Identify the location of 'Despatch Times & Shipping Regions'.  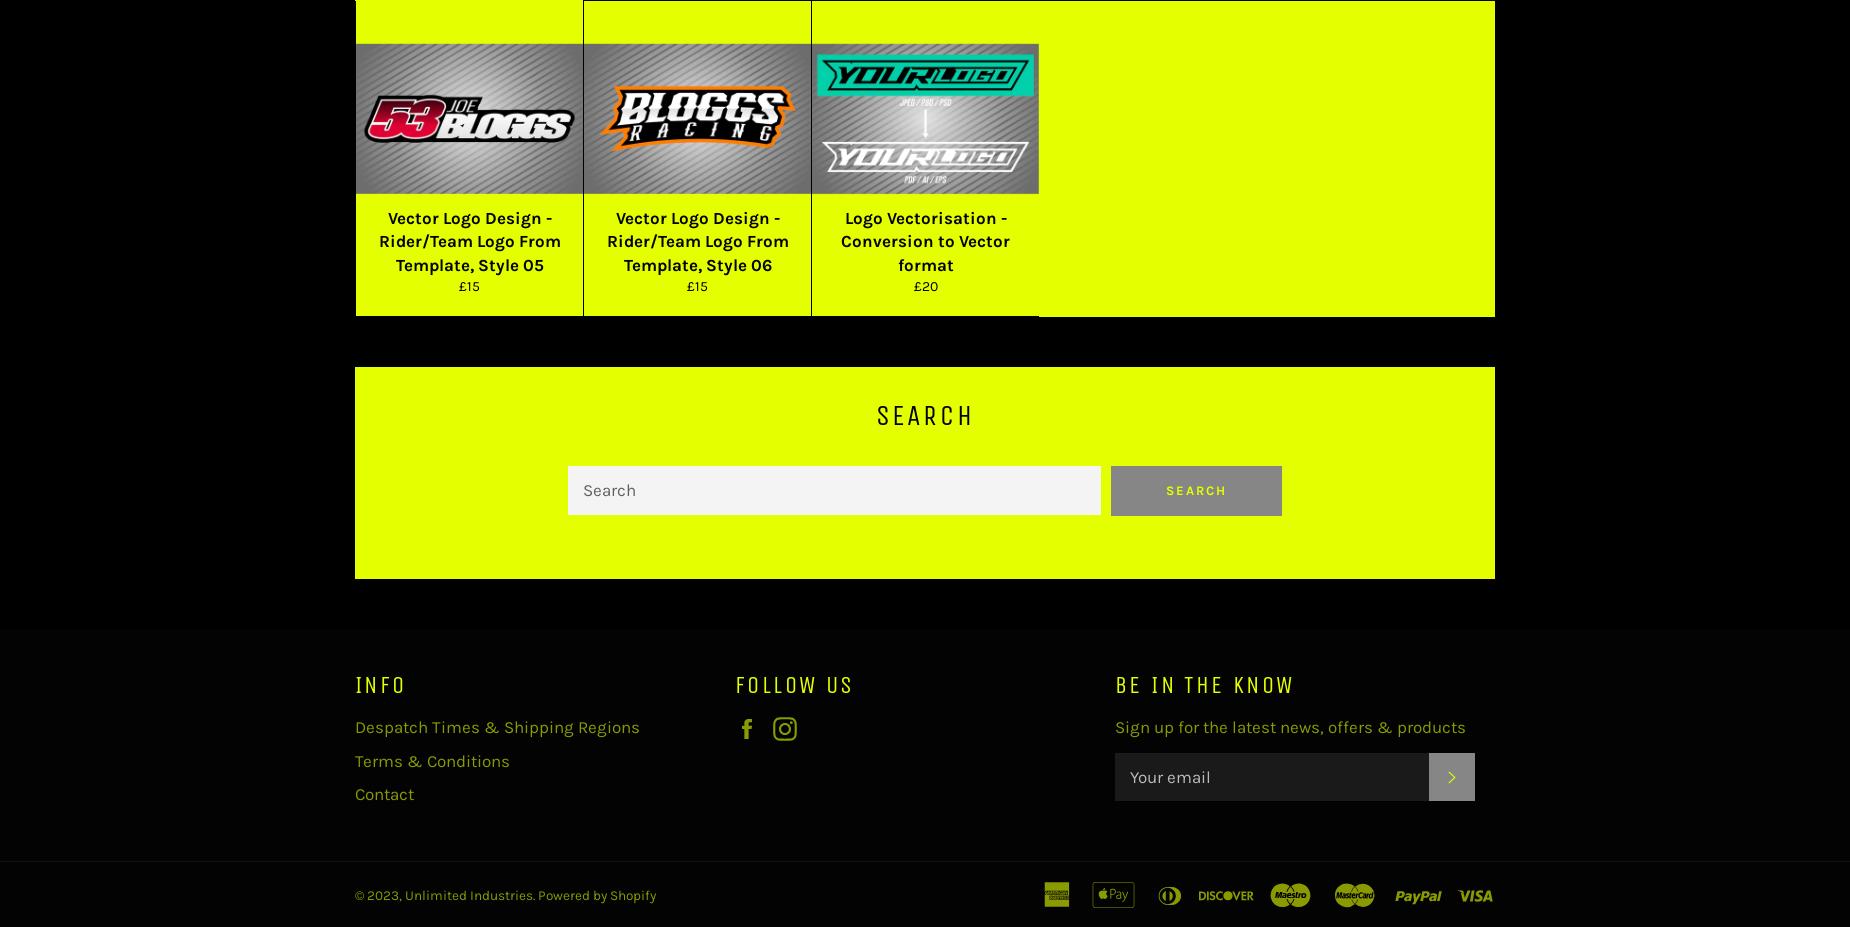
(497, 726).